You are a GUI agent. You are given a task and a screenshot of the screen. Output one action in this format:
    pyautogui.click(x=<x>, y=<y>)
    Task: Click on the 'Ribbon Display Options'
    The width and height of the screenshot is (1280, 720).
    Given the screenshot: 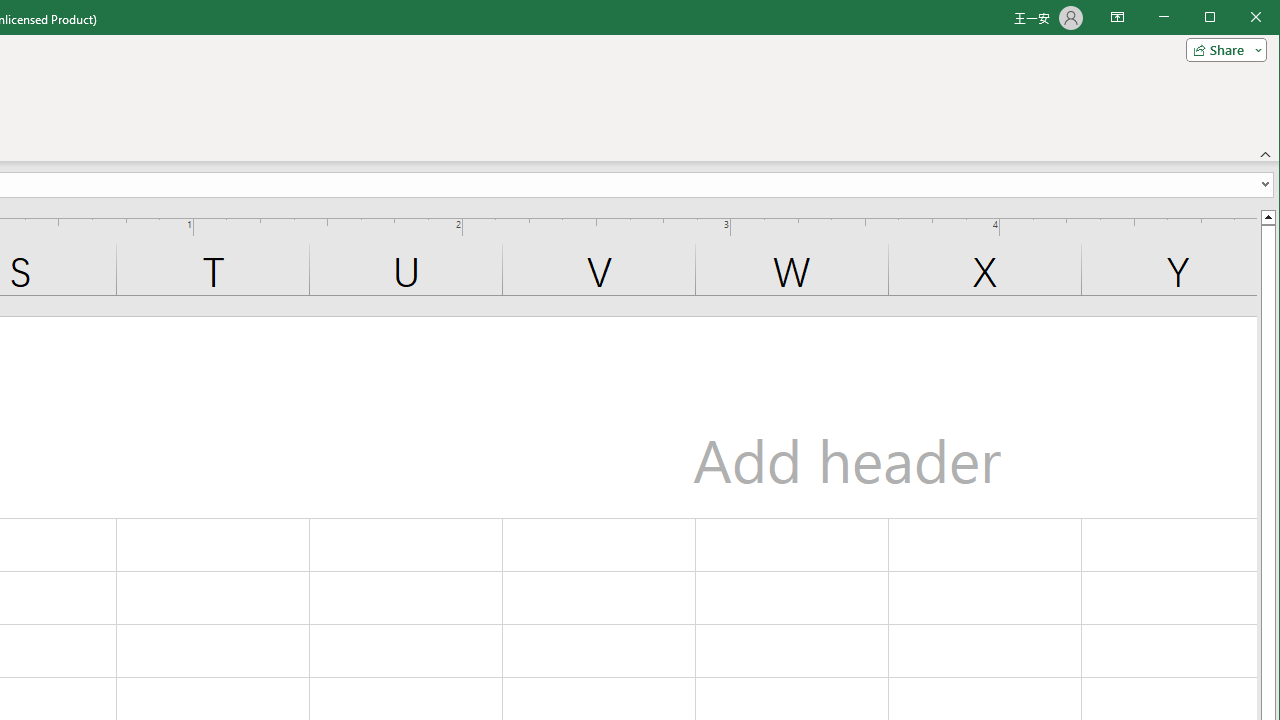 What is the action you would take?
    pyautogui.click(x=1116, y=18)
    